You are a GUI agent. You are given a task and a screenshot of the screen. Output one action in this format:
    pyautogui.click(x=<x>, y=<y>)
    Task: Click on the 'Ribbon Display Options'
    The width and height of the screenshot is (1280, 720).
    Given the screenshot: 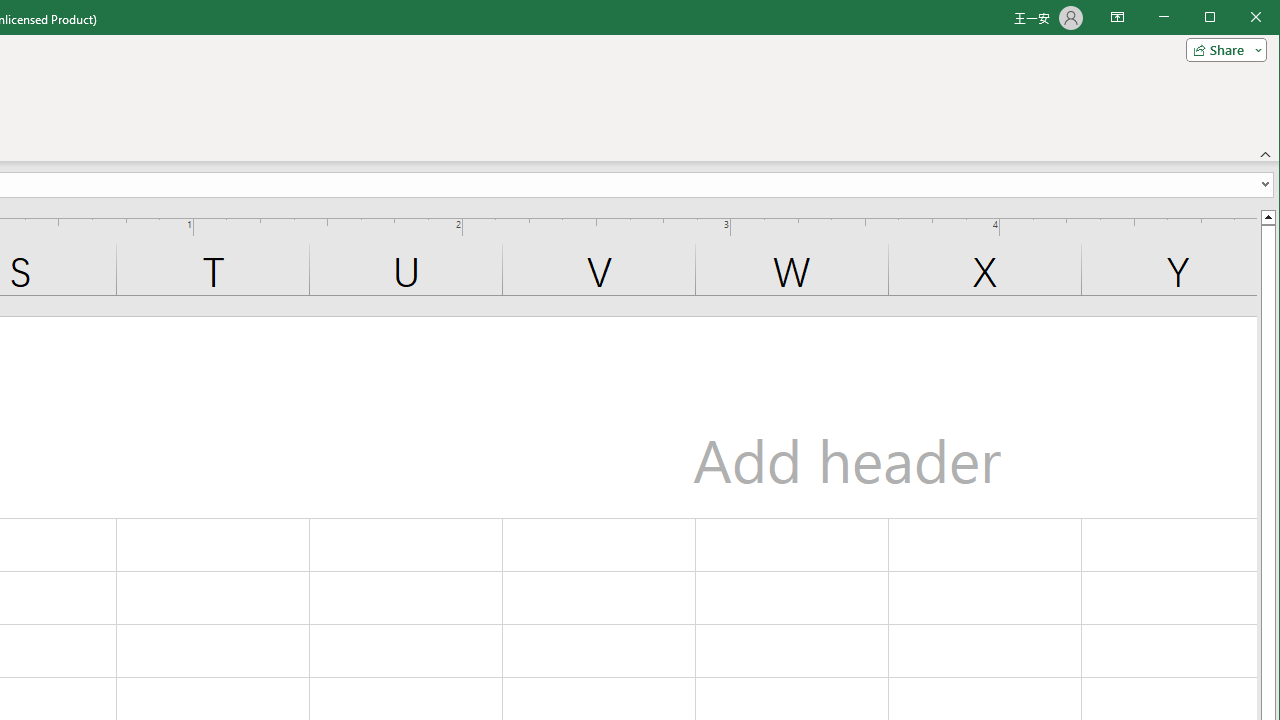 What is the action you would take?
    pyautogui.click(x=1116, y=18)
    